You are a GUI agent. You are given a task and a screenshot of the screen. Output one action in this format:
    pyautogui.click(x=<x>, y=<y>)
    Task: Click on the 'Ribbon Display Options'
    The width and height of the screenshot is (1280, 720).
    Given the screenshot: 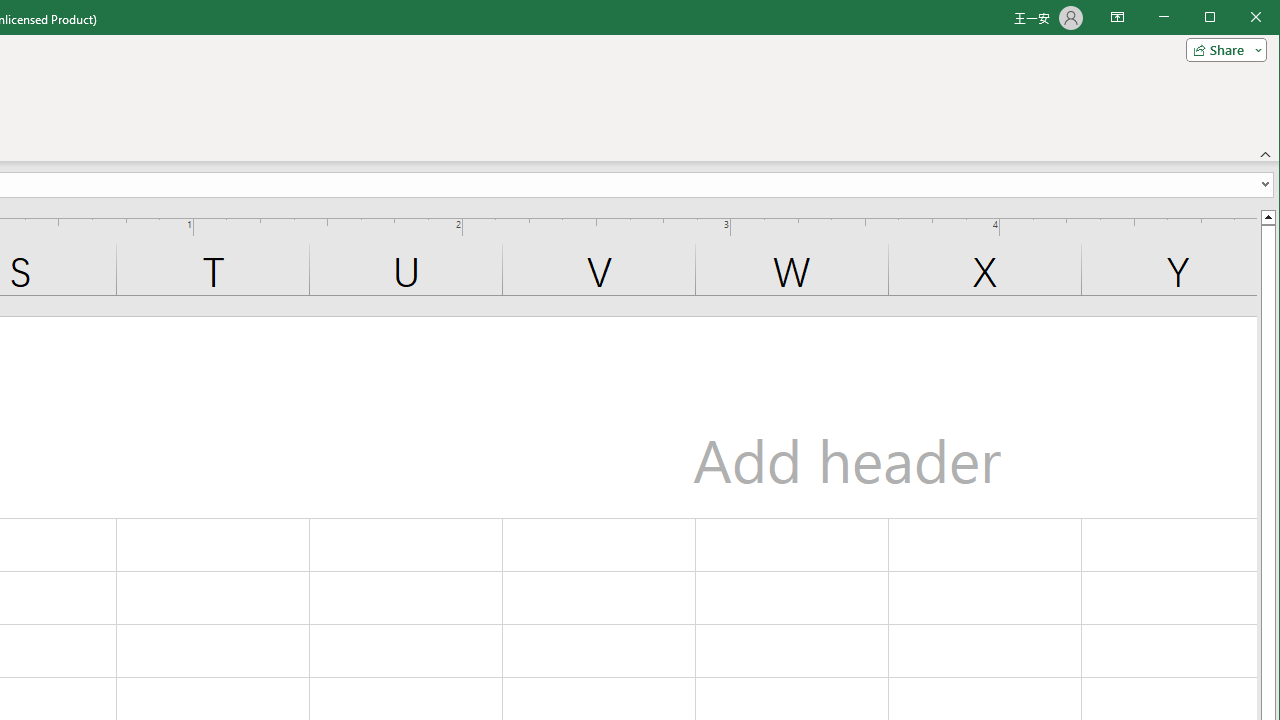 What is the action you would take?
    pyautogui.click(x=1116, y=18)
    